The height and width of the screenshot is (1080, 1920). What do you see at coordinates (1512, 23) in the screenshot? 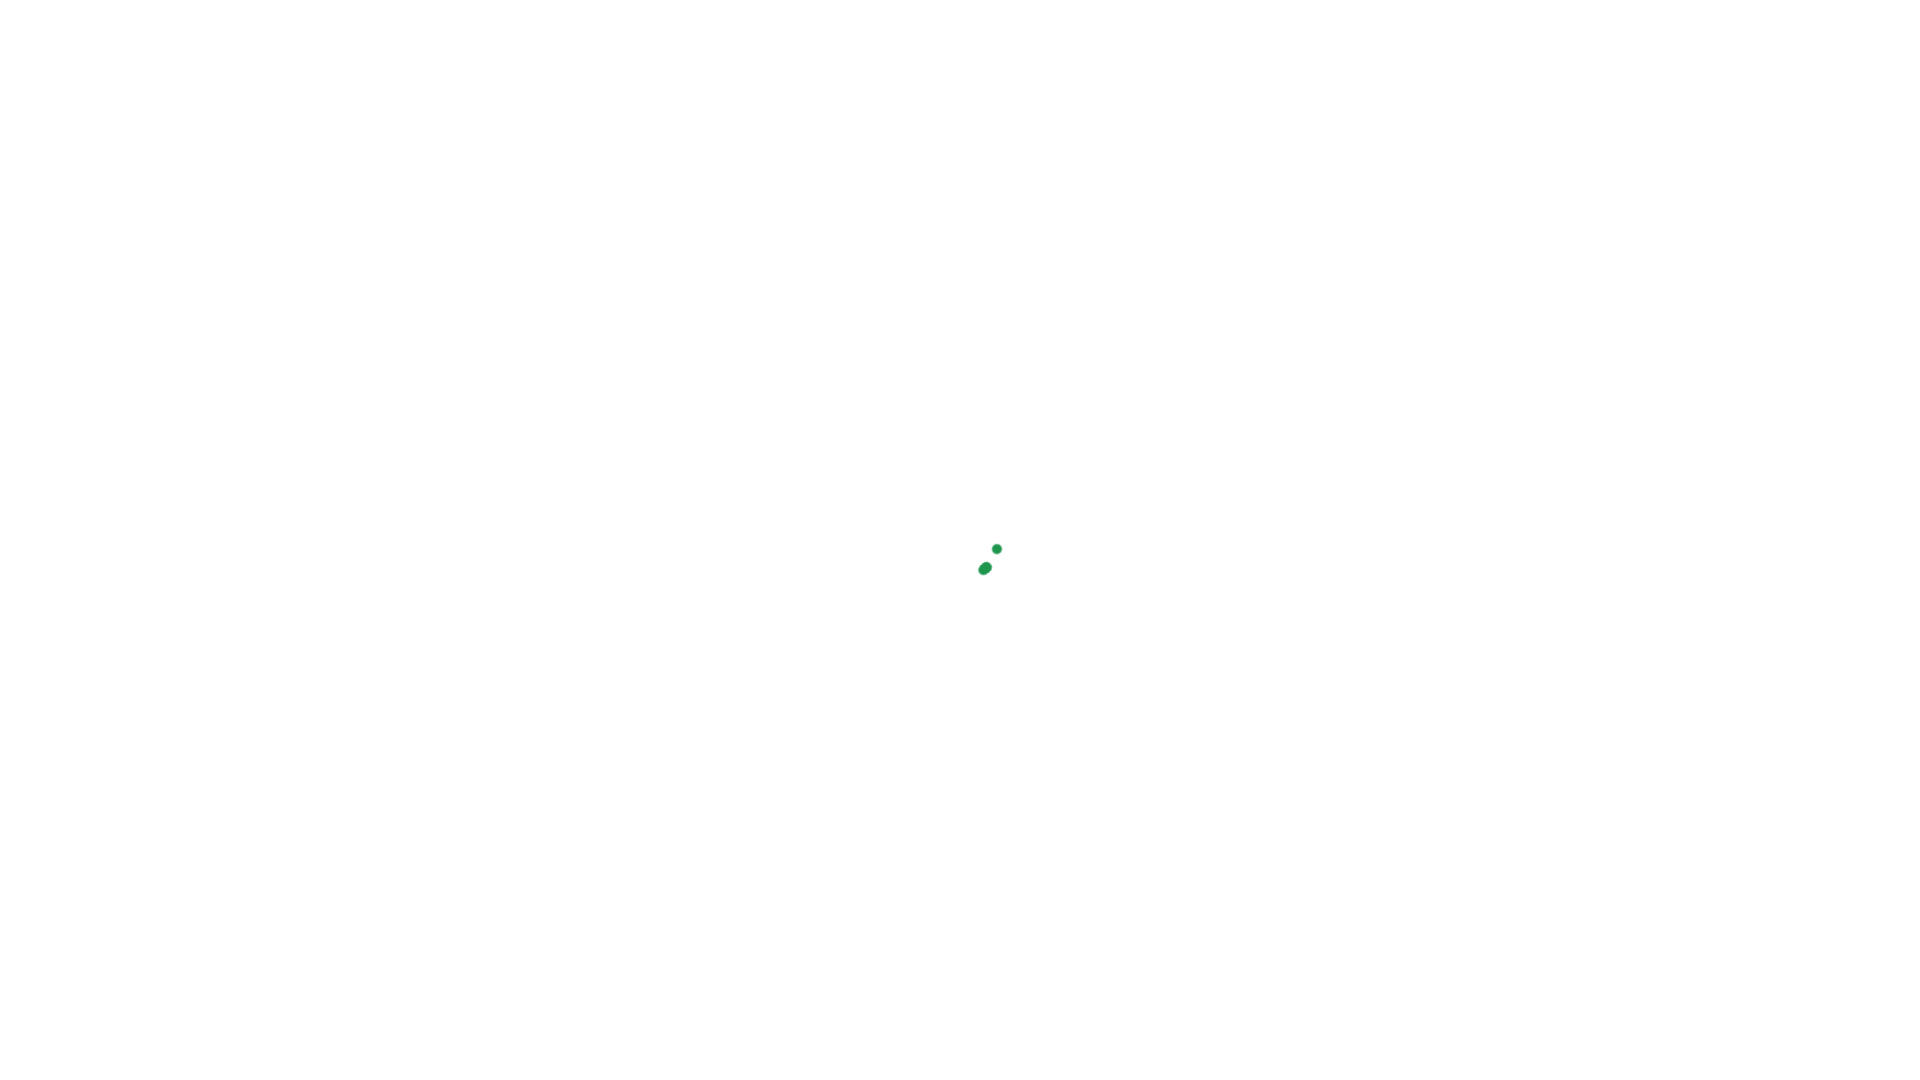
I see `'+375 (29)` at bounding box center [1512, 23].